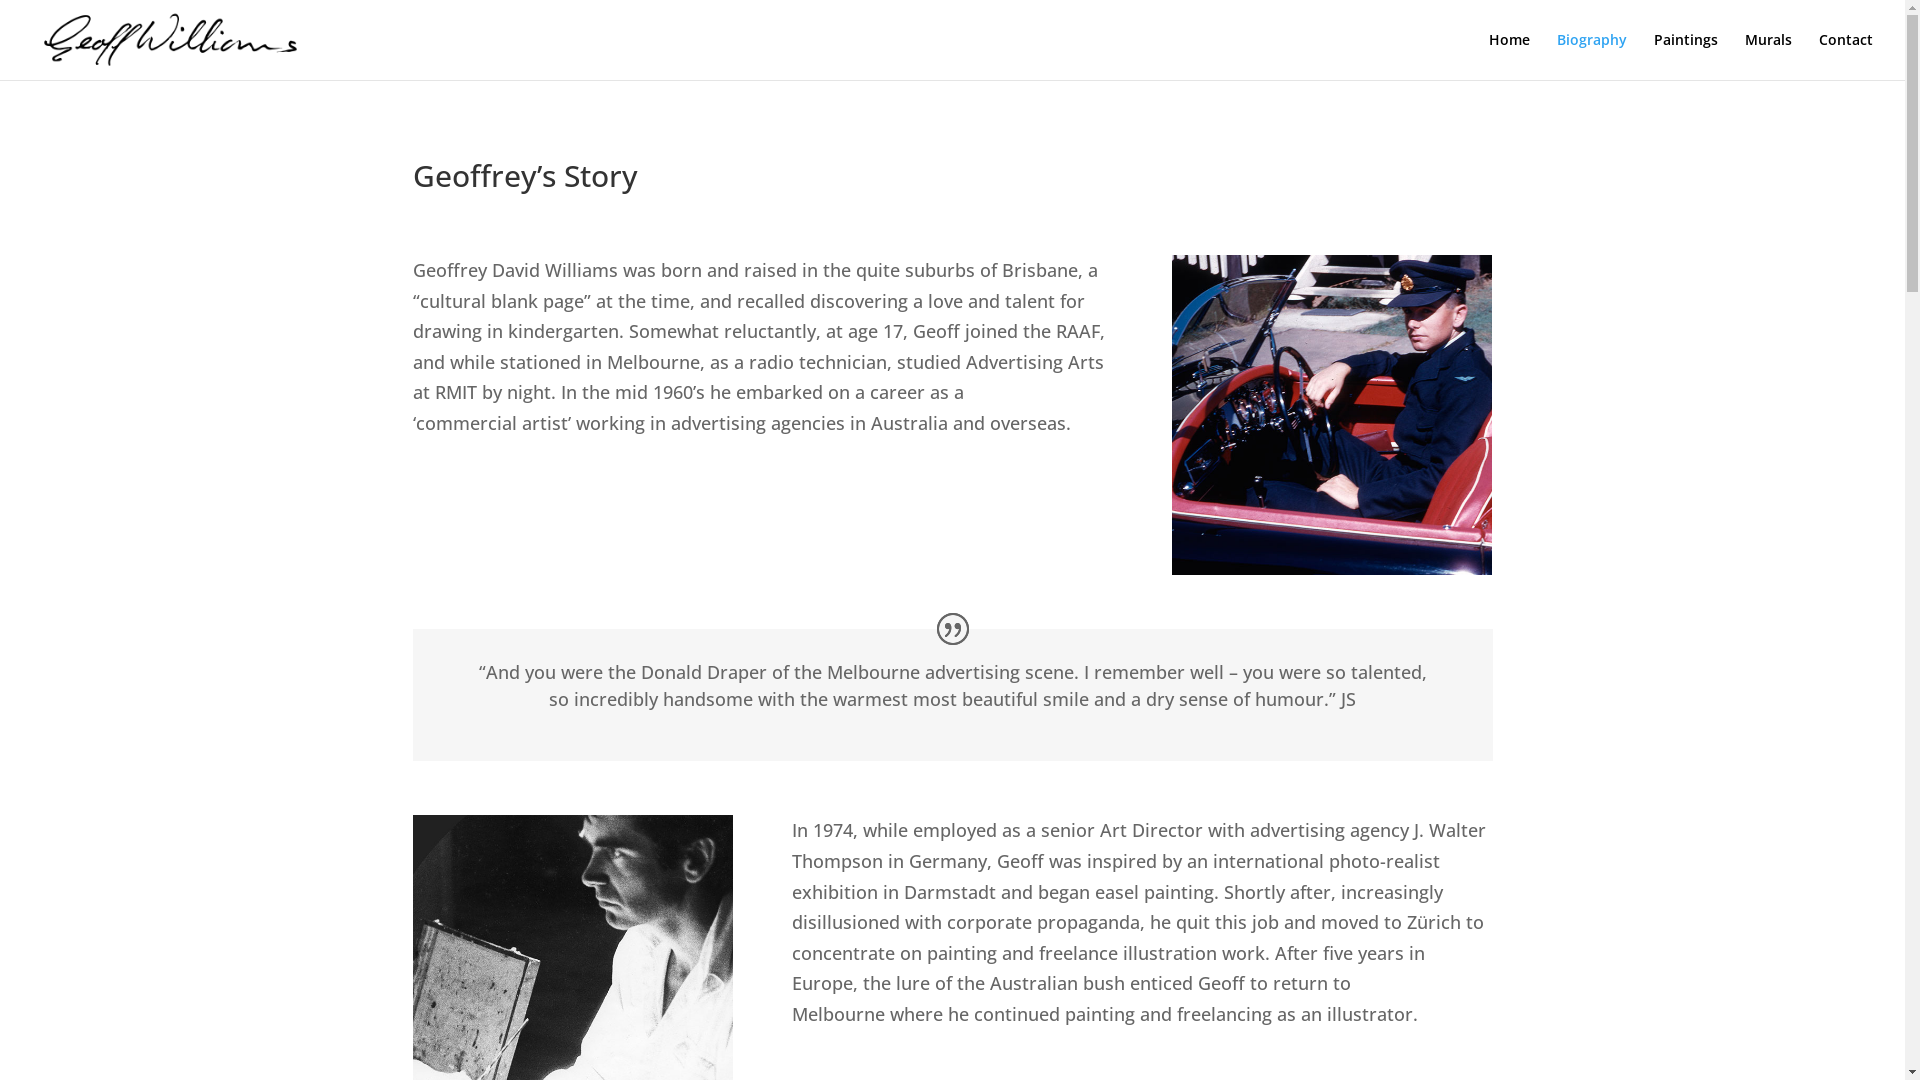 The width and height of the screenshot is (1920, 1080). Describe the element at coordinates (1591, 55) in the screenshot. I see `'Biography'` at that location.